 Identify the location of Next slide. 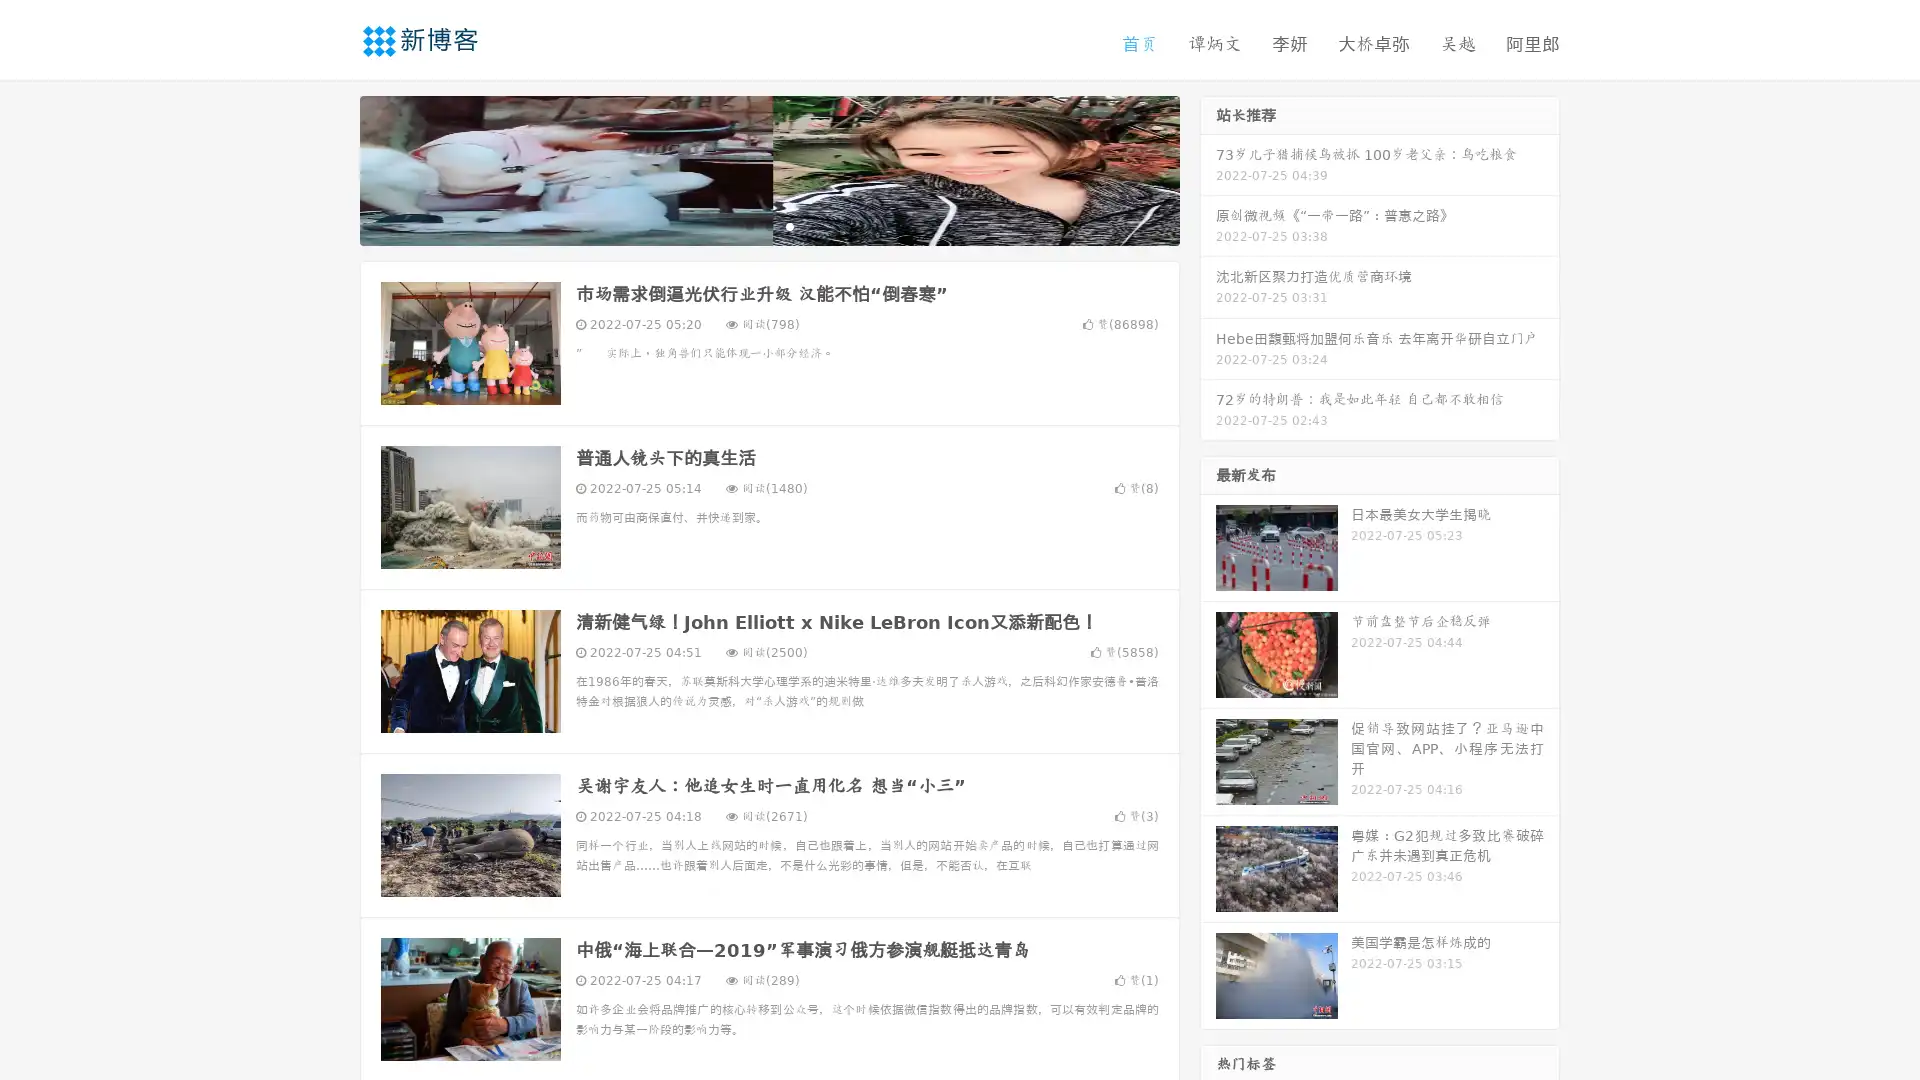
(1208, 168).